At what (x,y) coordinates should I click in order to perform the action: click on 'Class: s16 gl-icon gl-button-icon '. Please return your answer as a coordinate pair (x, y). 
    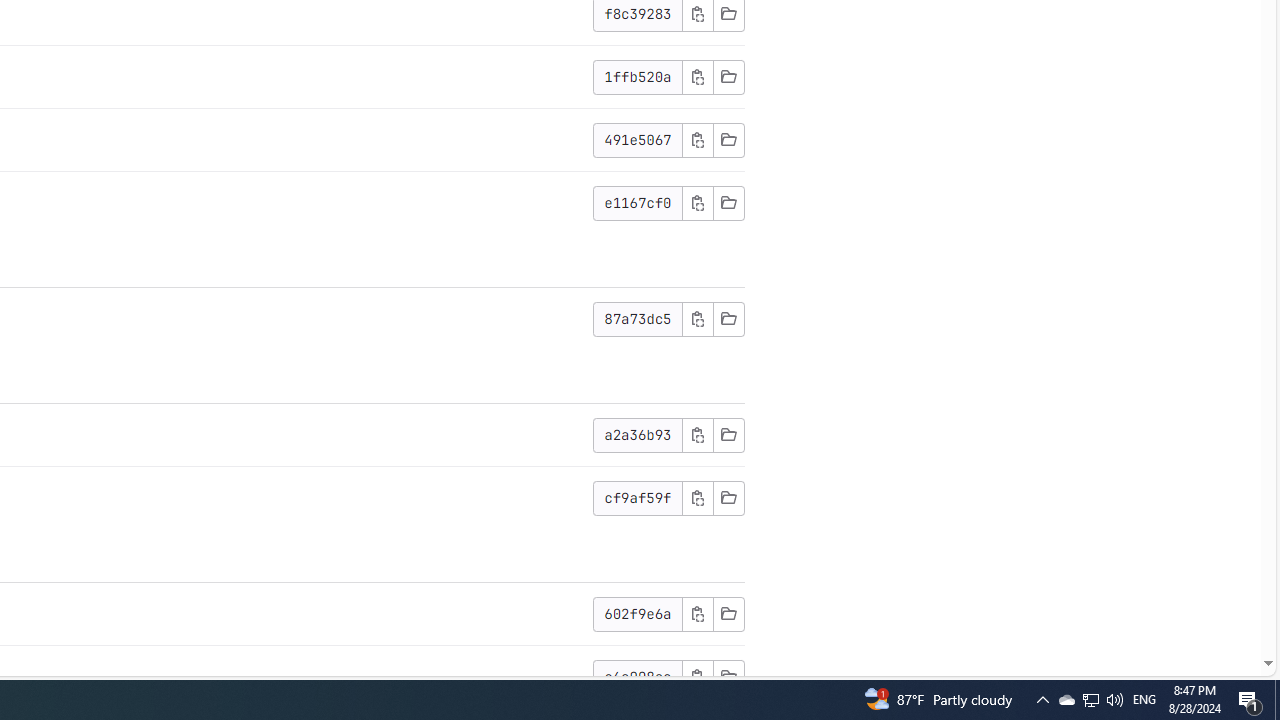
    Looking at the image, I should click on (697, 675).